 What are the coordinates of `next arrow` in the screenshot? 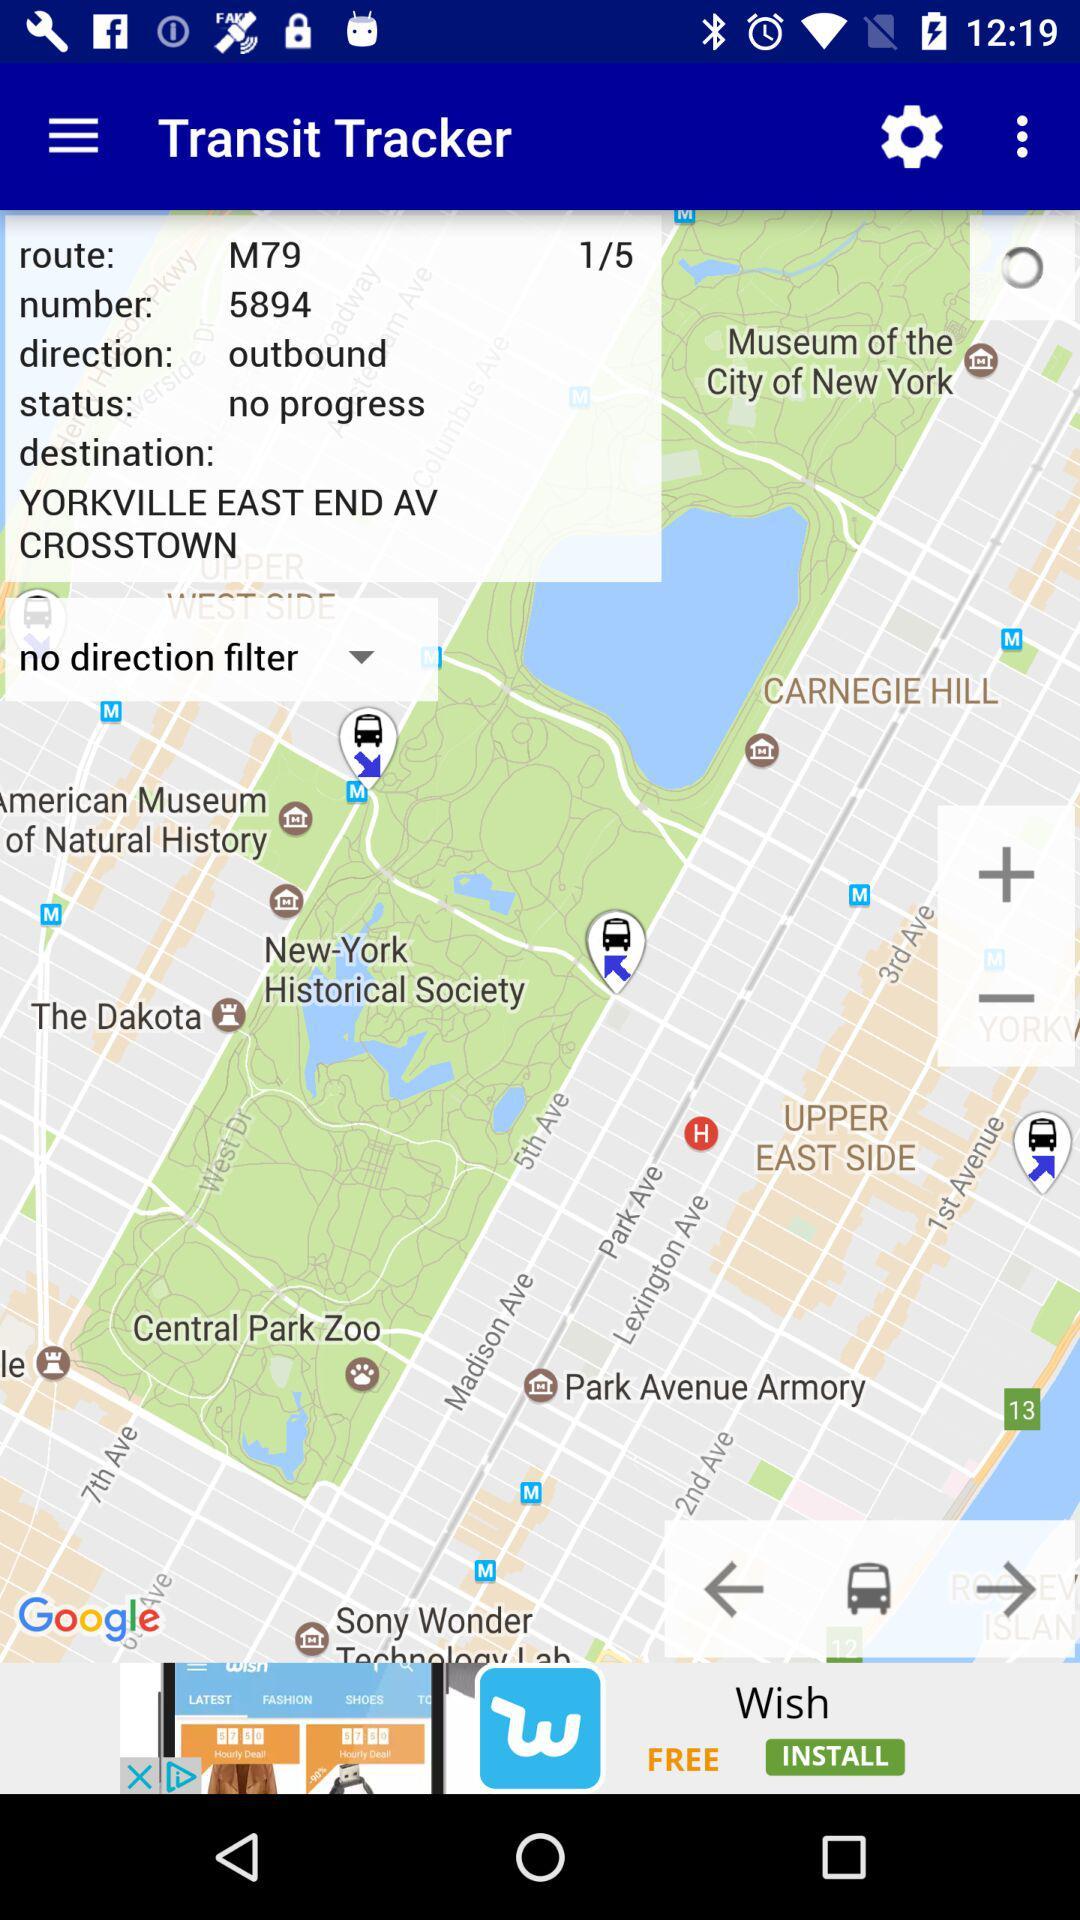 It's located at (1006, 1587).